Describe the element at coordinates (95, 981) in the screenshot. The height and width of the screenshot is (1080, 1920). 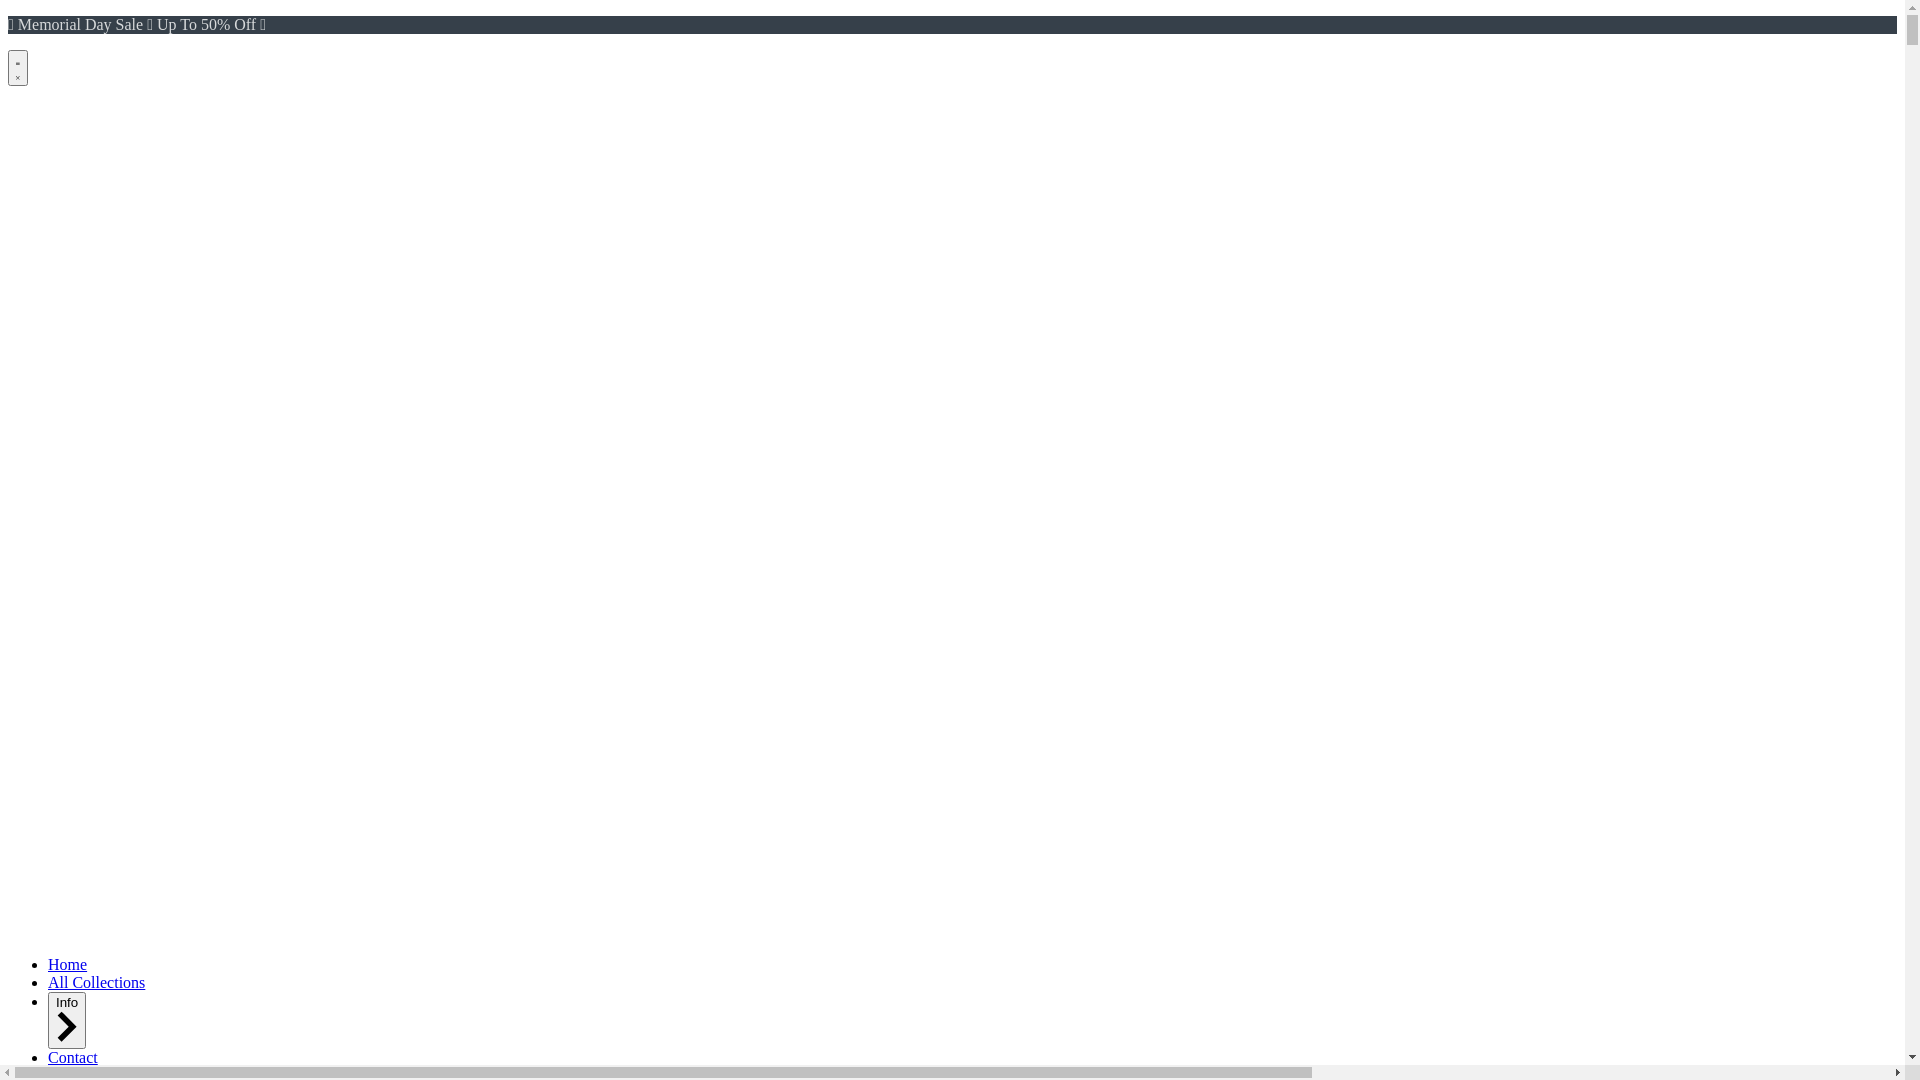
I see `'All Collections'` at that location.